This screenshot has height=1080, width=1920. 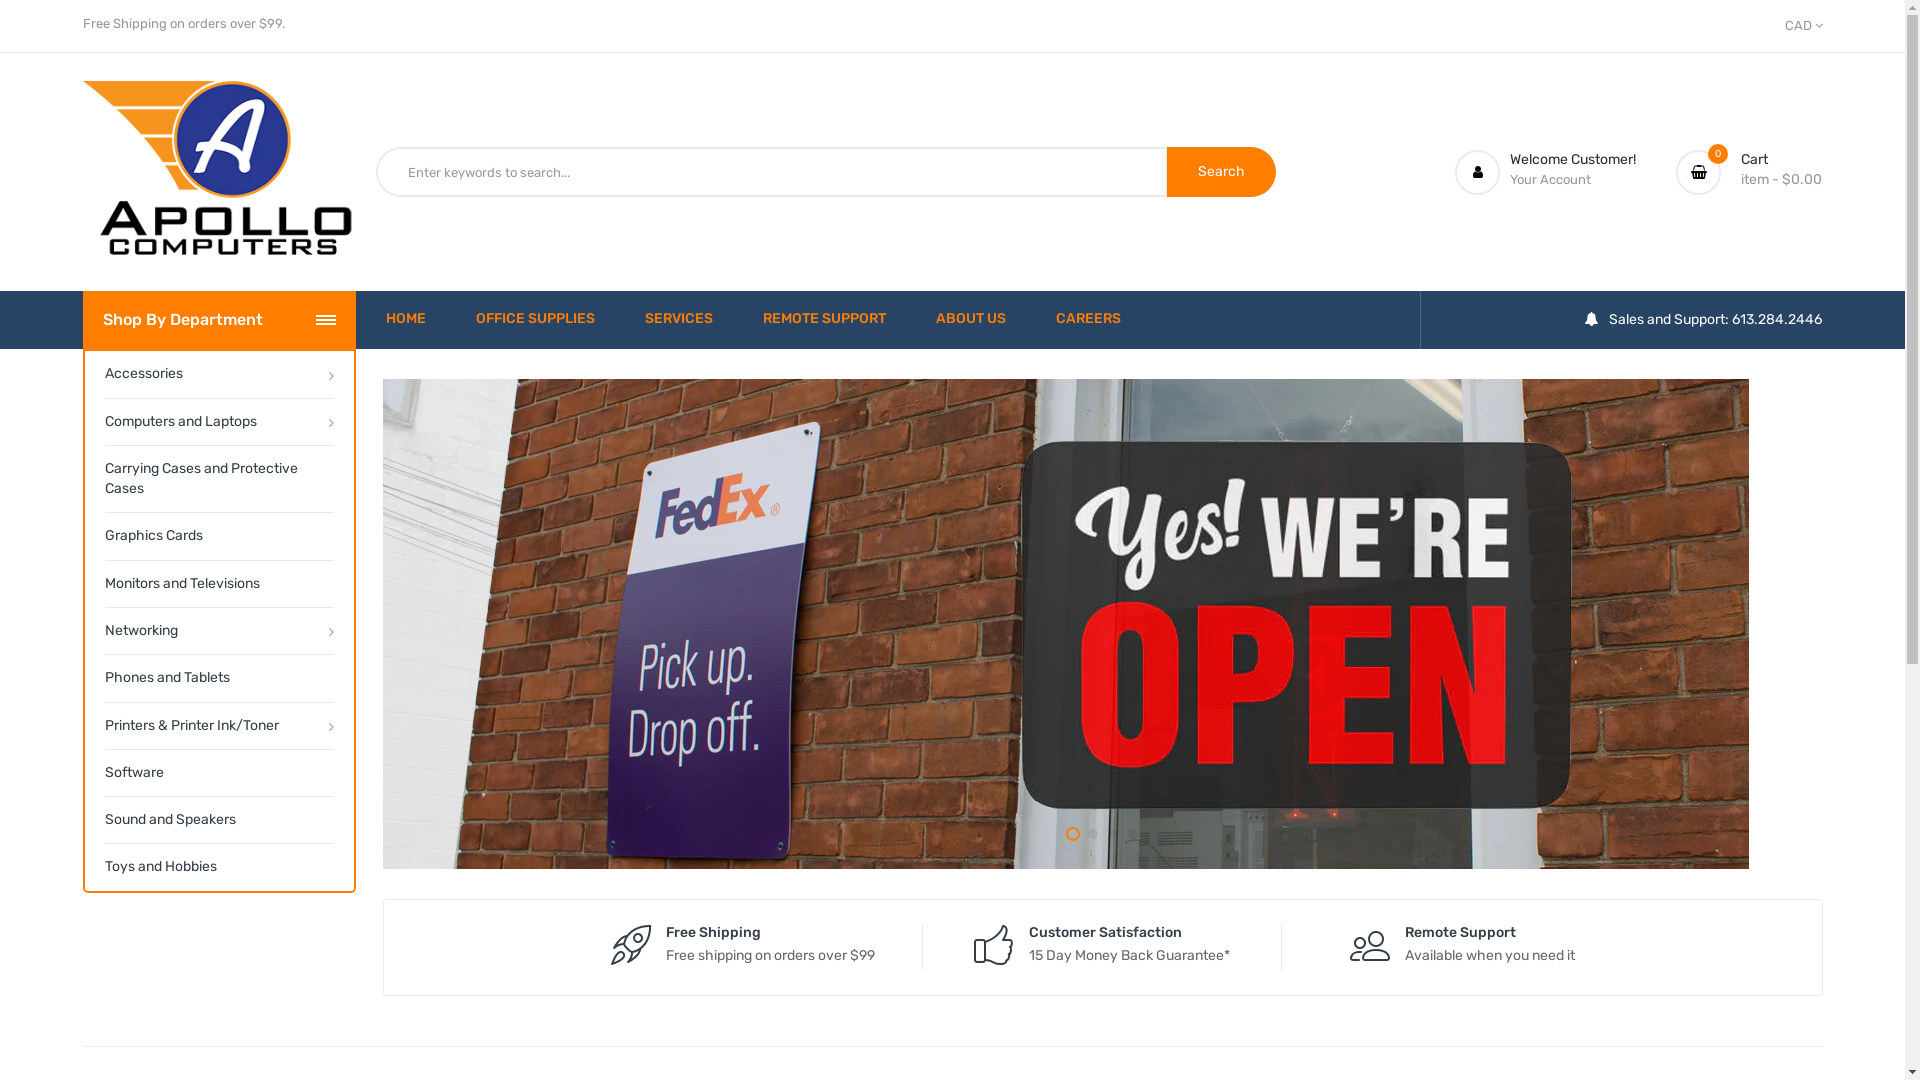 I want to click on 'HOME', so click(x=385, y=318).